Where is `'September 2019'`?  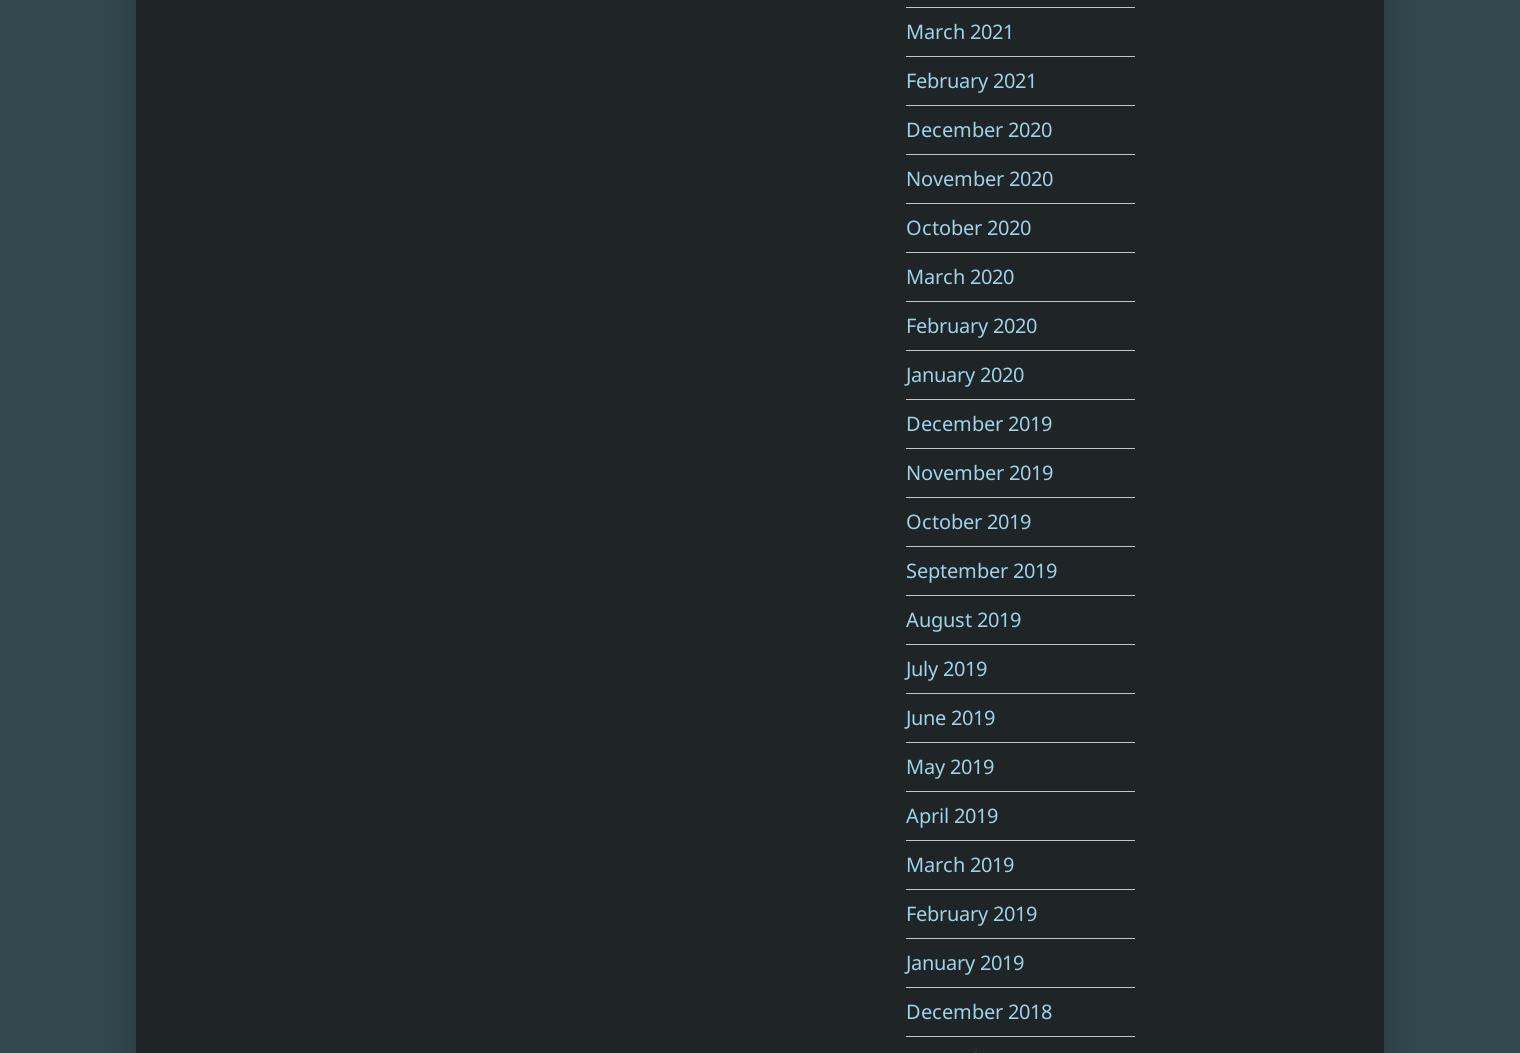
'September 2019' is located at coordinates (980, 569).